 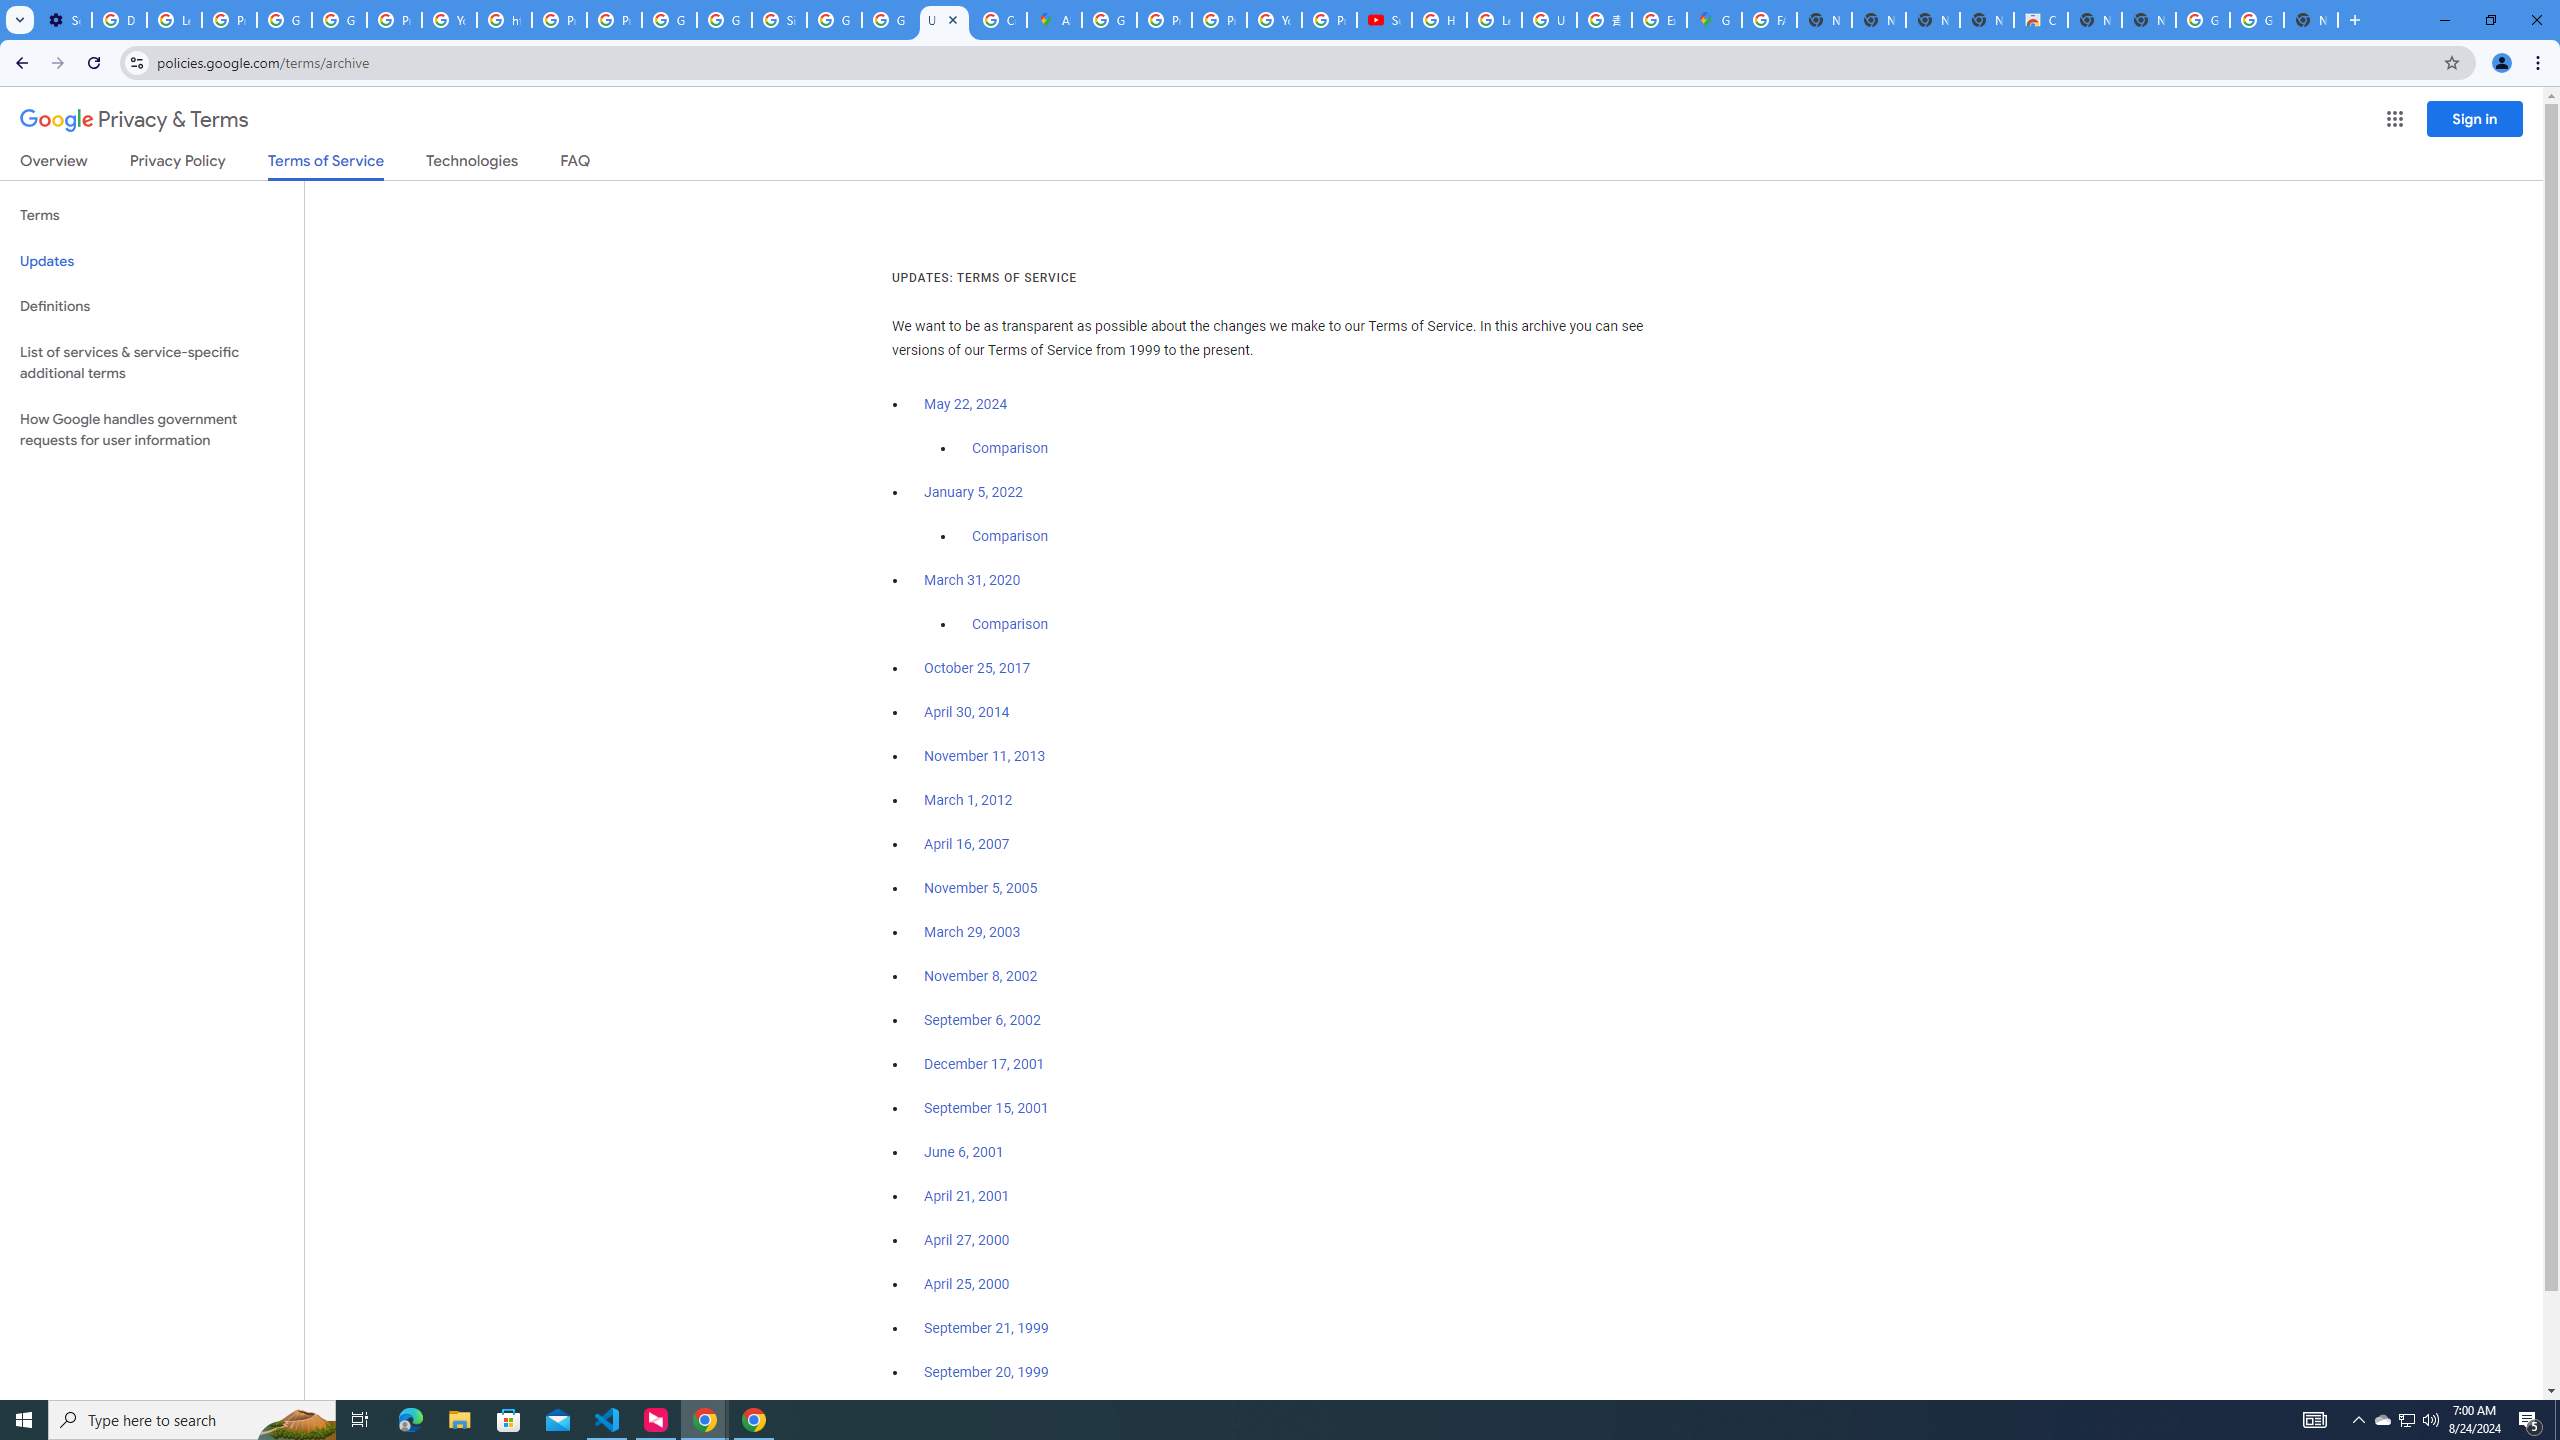 What do you see at coordinates (985, 755) in the screenshot?
I see `'November 11, 2013'` at bounding box center [985, 755].